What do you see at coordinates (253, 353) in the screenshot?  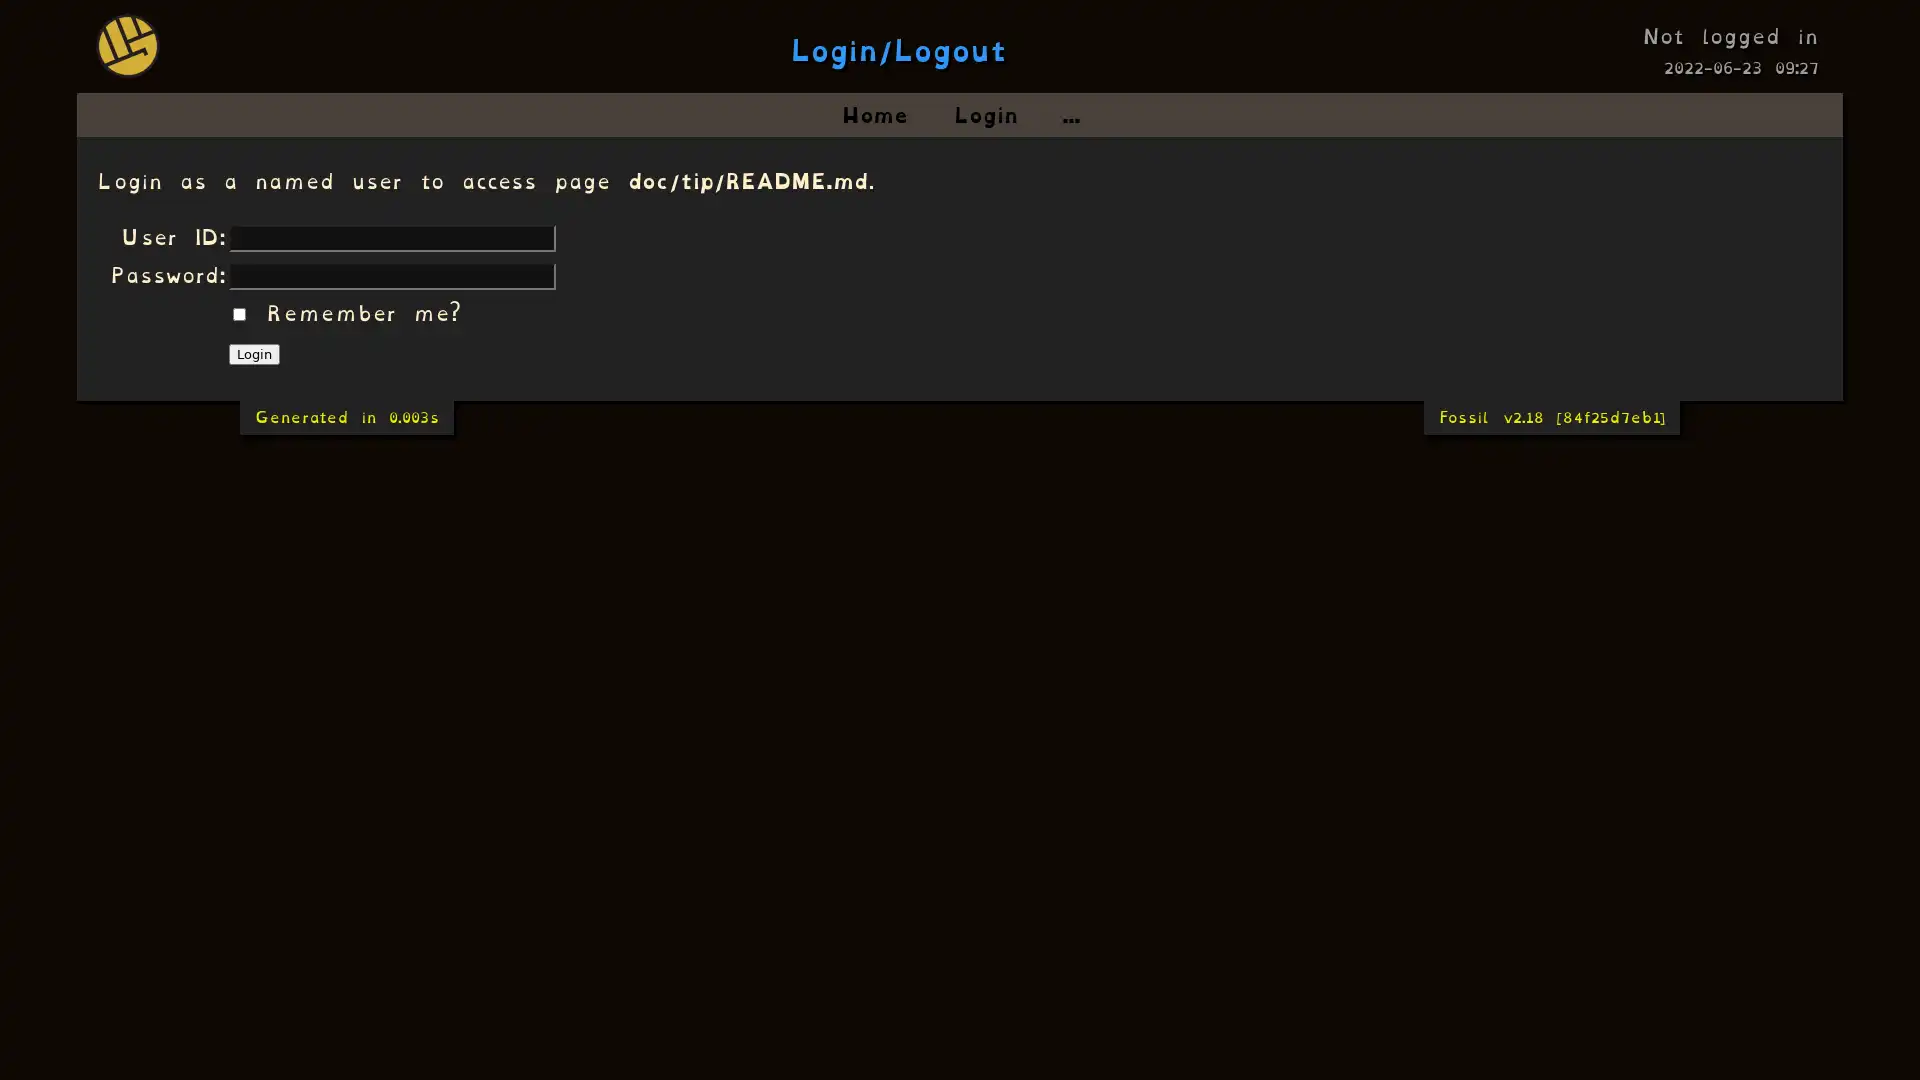 I see `Login` at bounding box center [253, 353].